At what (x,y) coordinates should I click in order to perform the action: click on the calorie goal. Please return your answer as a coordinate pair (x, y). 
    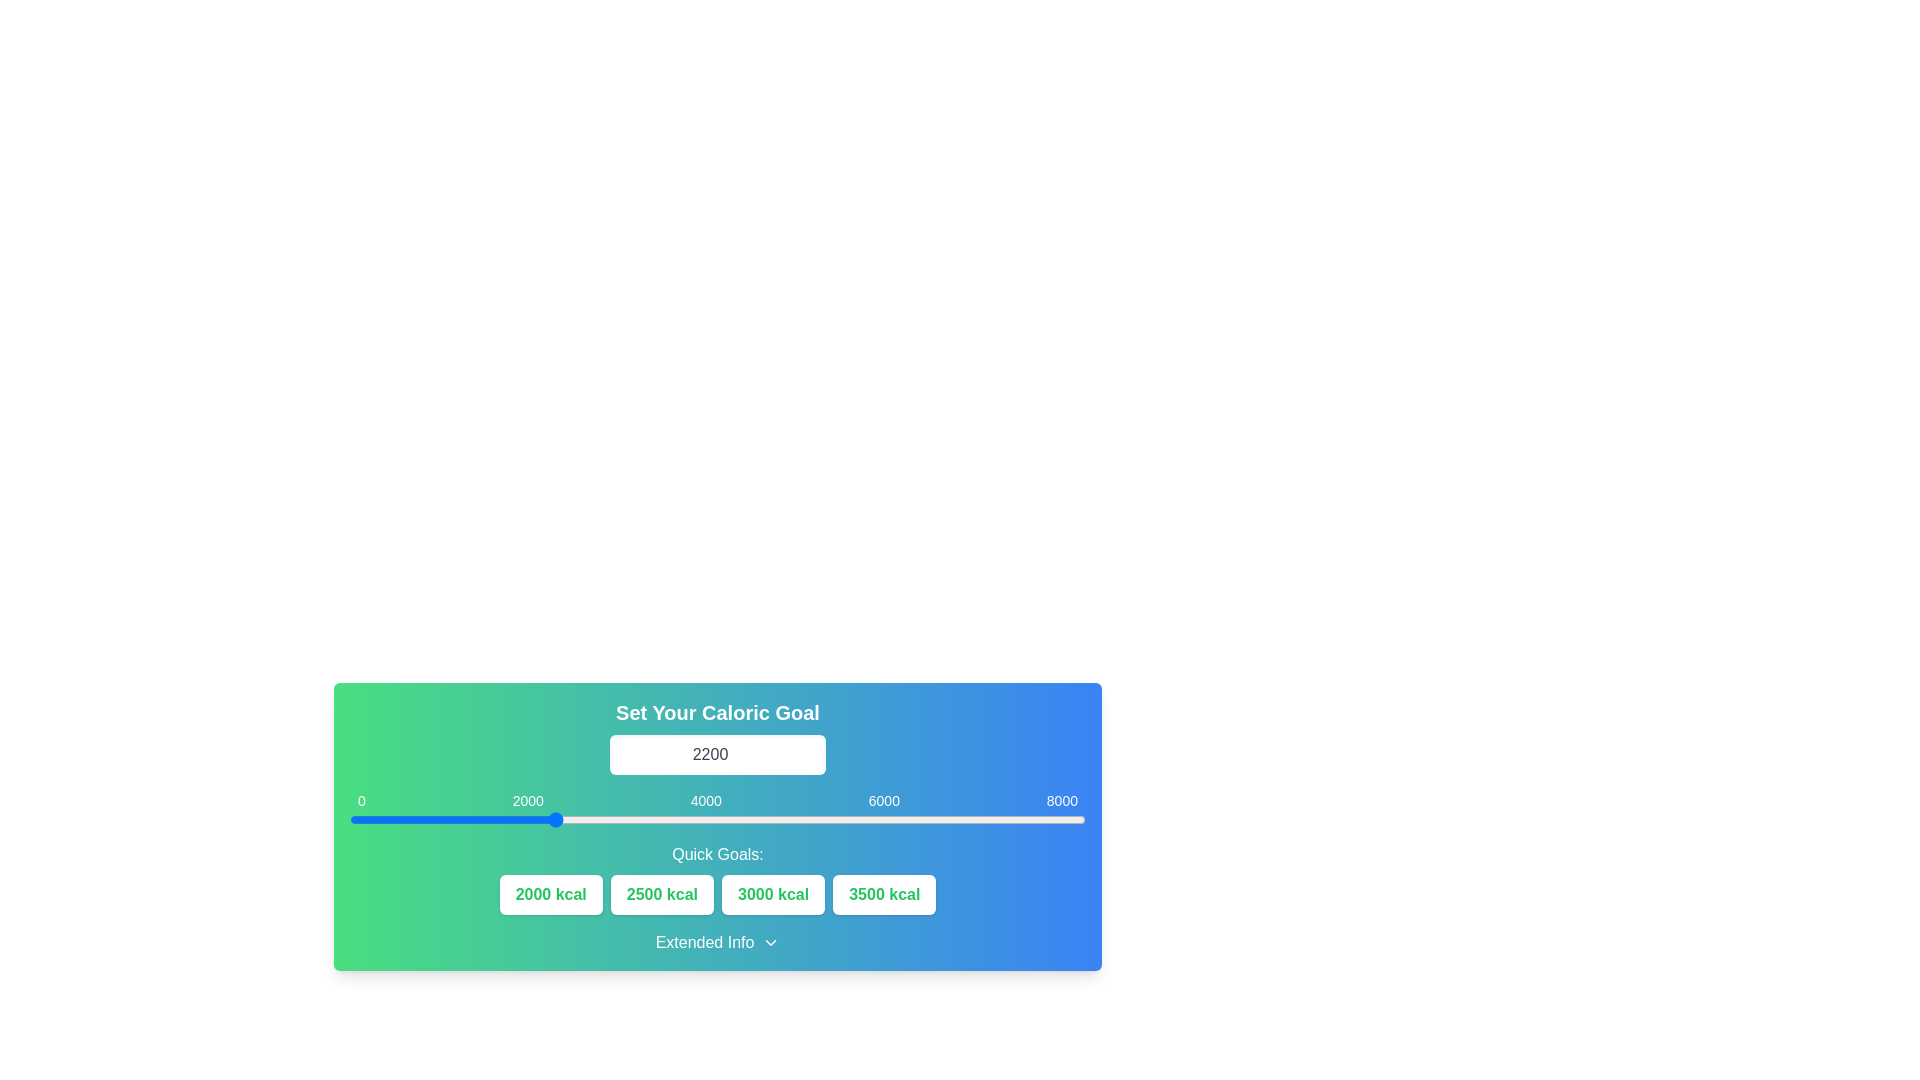
    Looking at the image, I should click on (373, 820).